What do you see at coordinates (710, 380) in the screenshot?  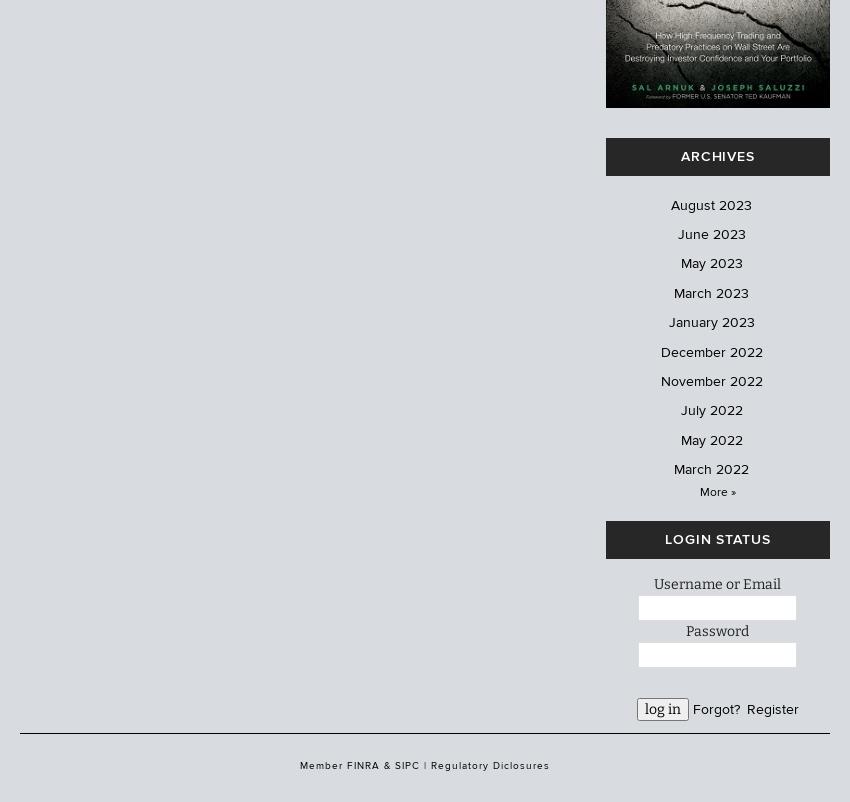 I see `'November 2022'` at bounding box center [710, 380].